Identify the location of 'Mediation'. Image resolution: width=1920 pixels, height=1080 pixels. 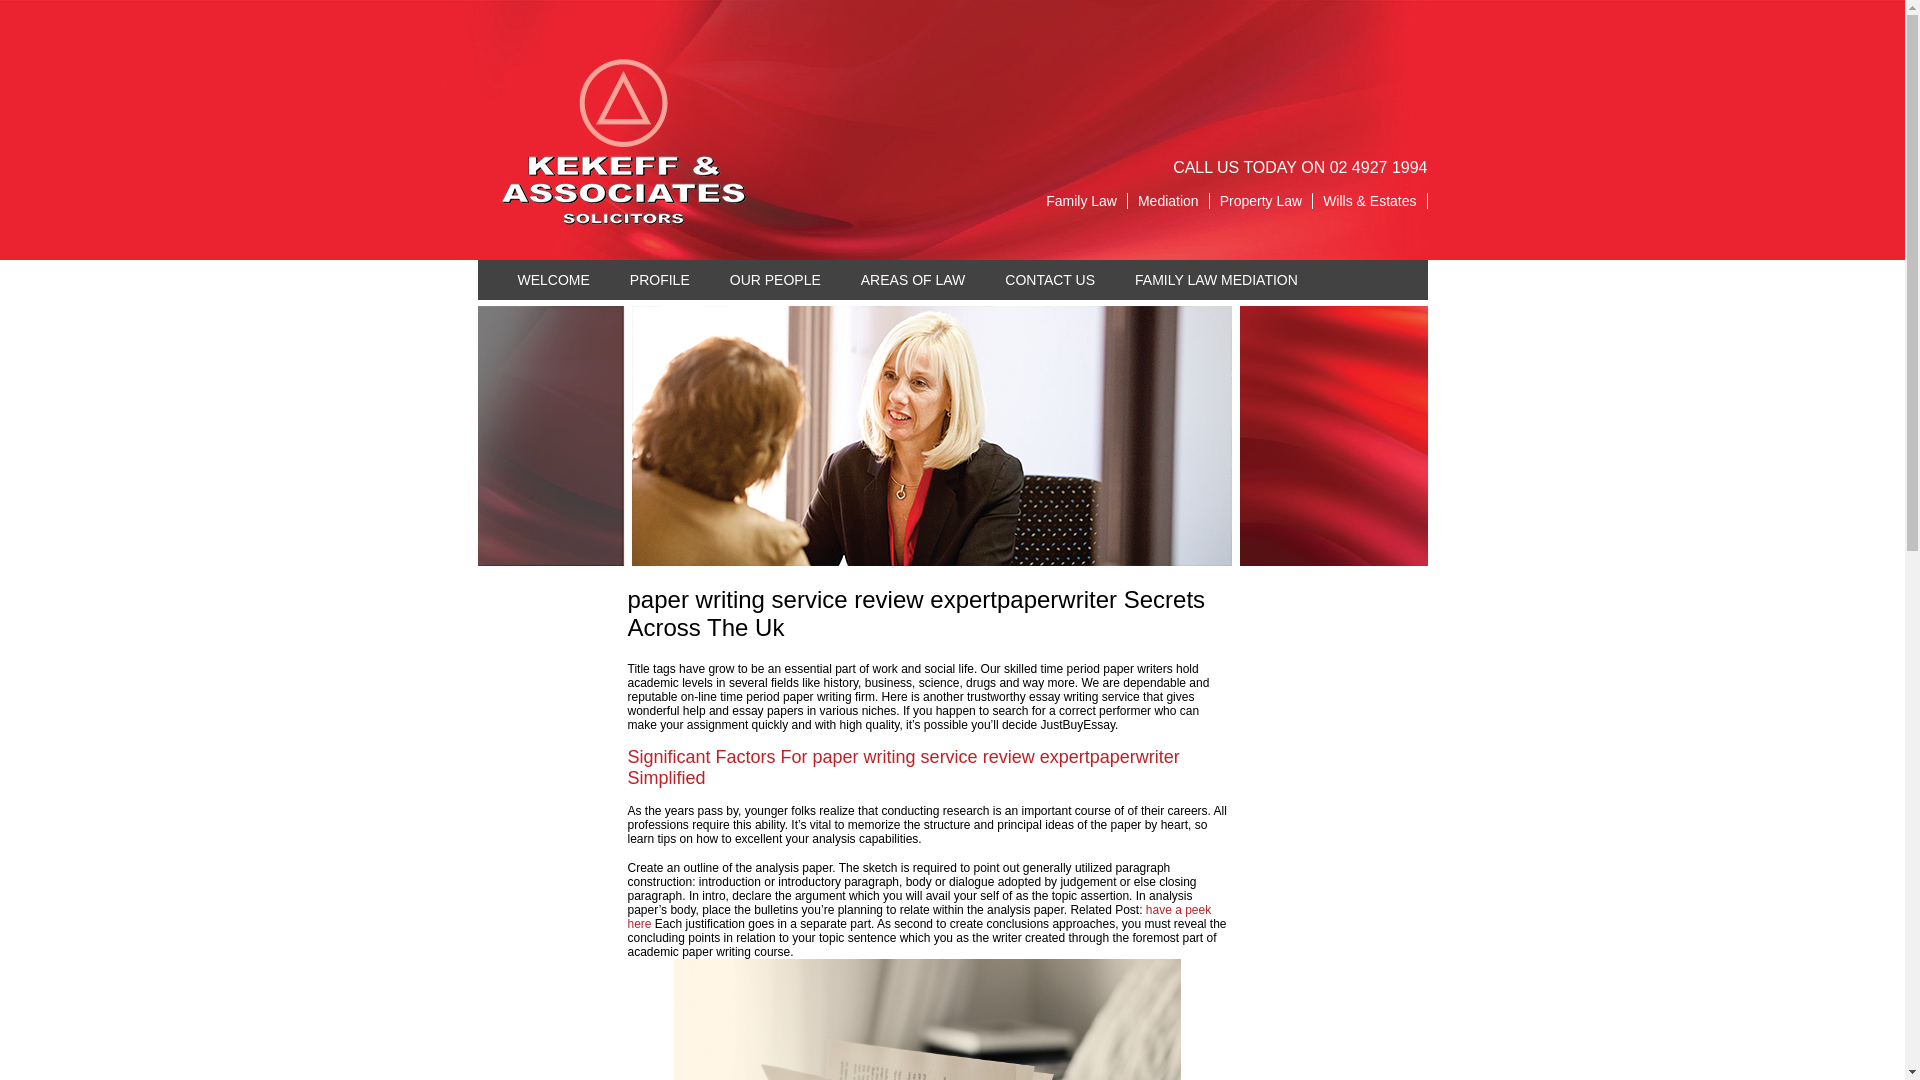
(1128, 200).